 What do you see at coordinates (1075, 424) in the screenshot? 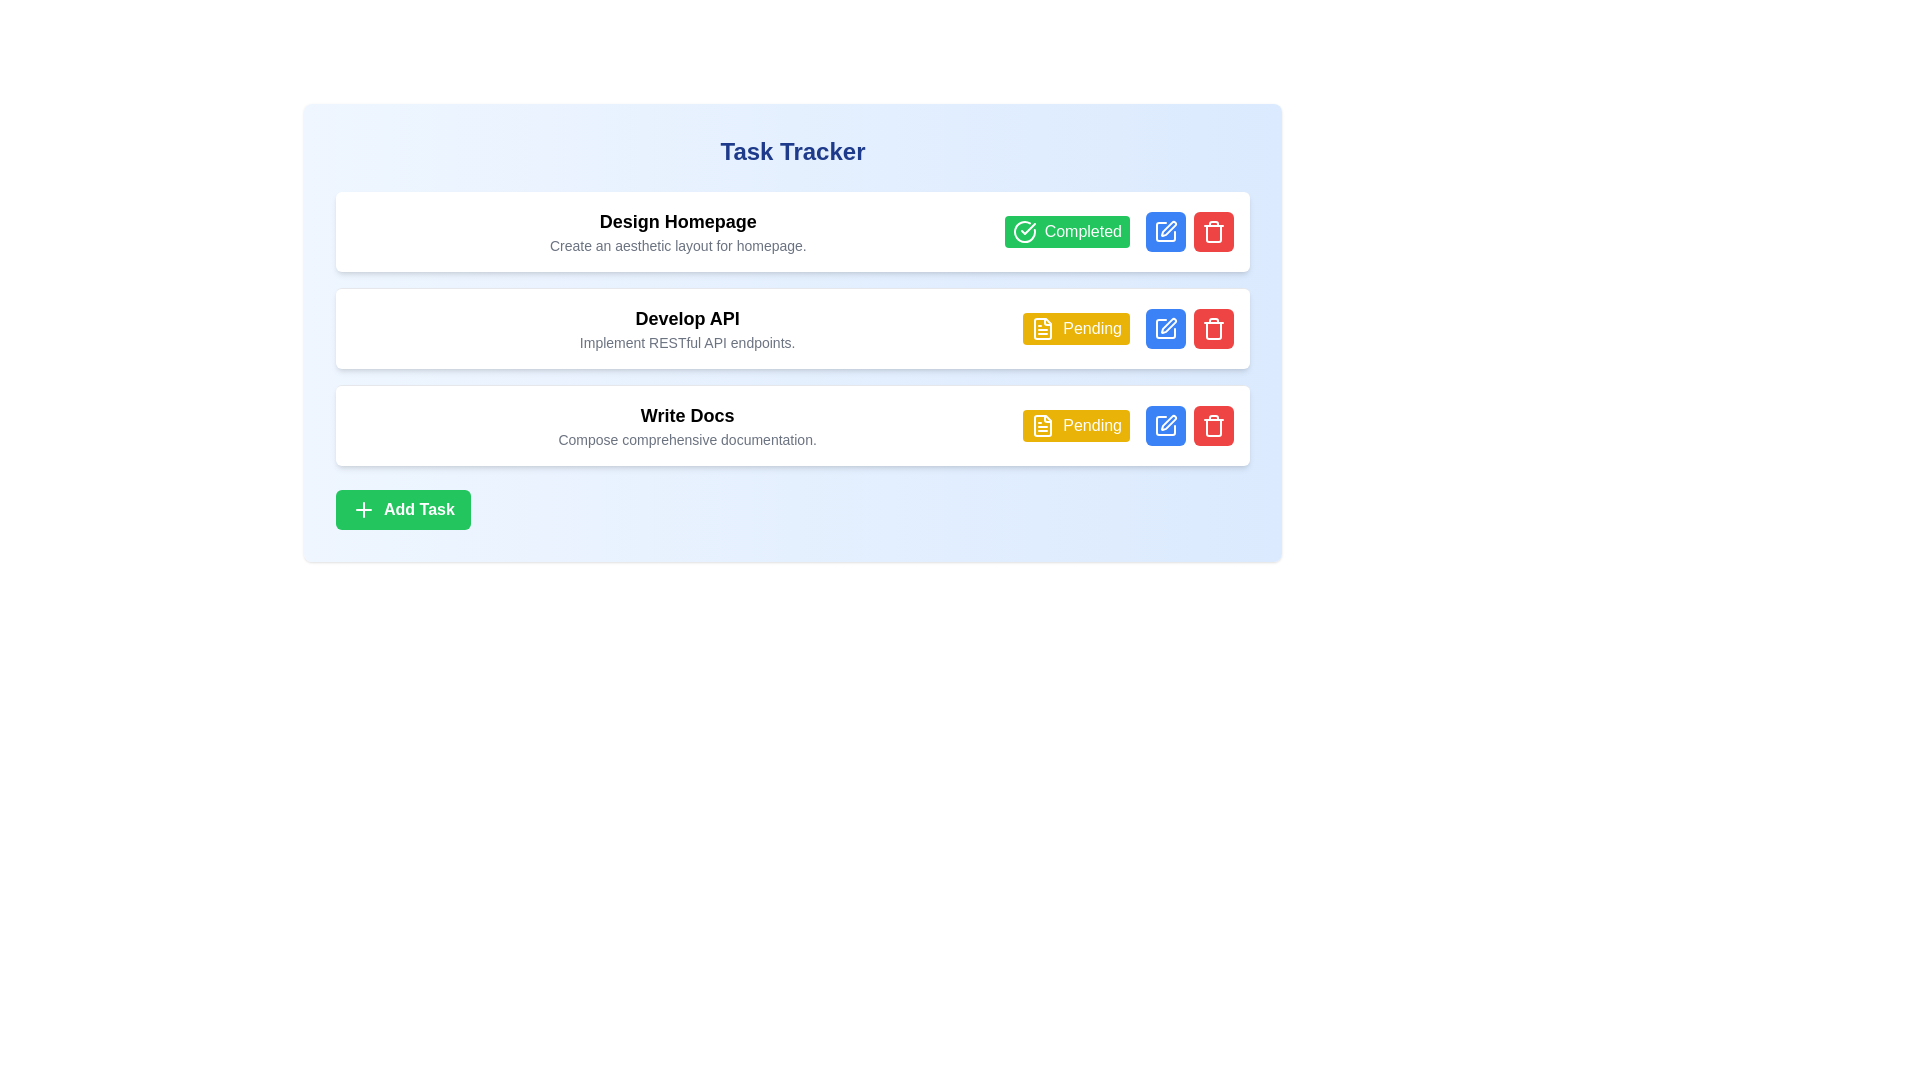
I see `the 'Pending' status label, which is a bright yellow button with white text and a document icon, located within the 'Write Docs' task card` at bounding box center [1075, 424].